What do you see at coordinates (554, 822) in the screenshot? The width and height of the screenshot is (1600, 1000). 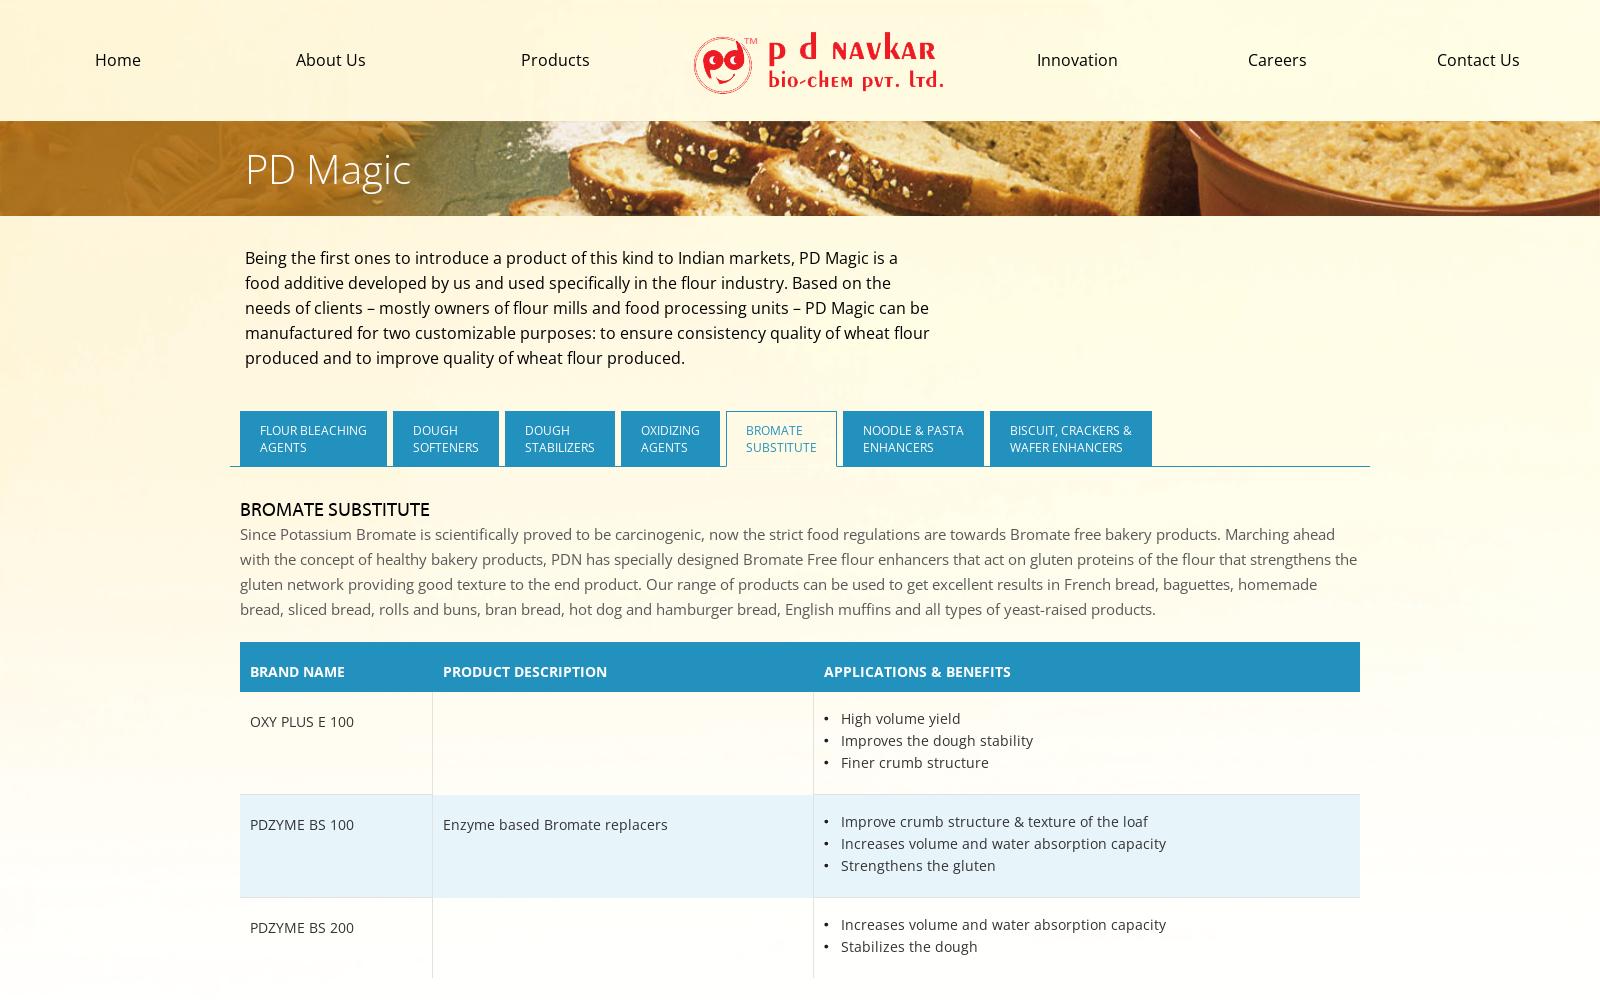 I see `'Enzyme based Bromate replacers'` at bounding box center [554, 822].